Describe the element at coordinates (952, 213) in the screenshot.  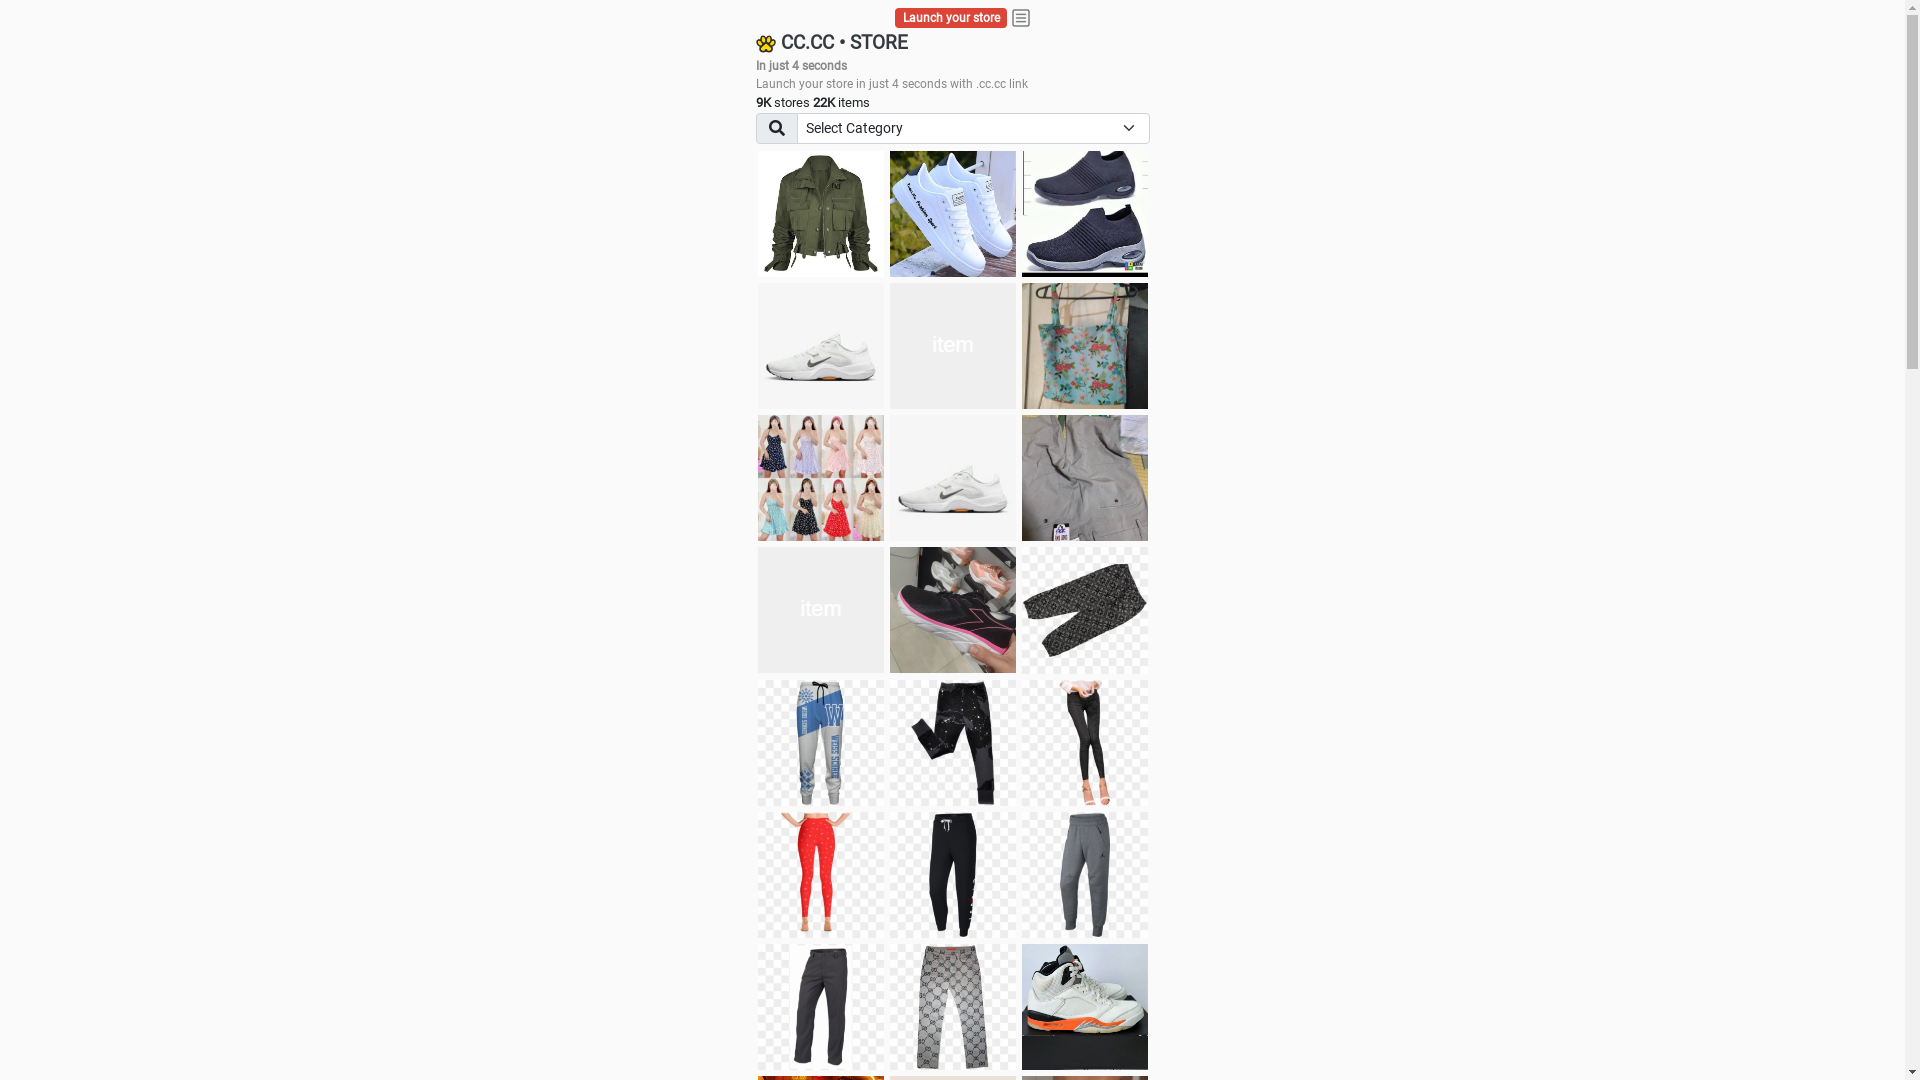
I see `'white shoes'` at that location.